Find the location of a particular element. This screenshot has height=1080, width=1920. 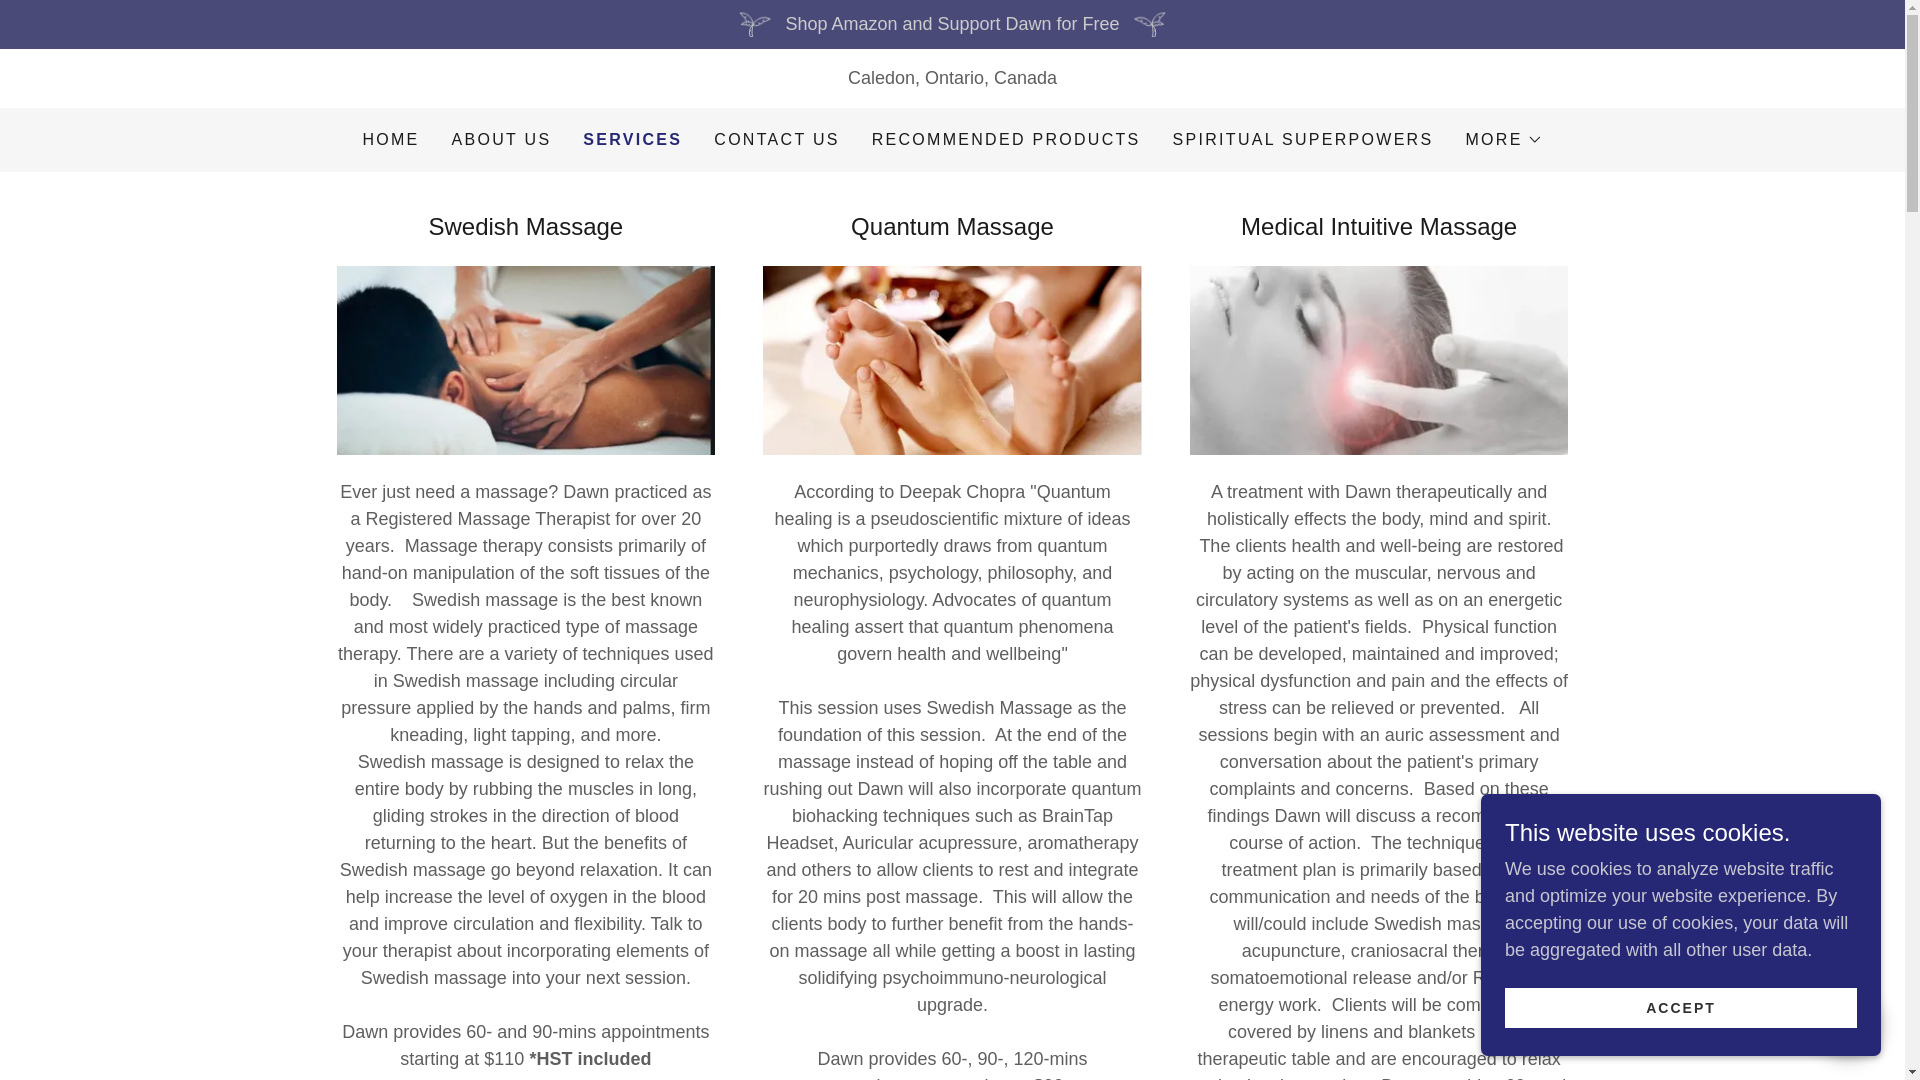

'Shop Amazon and Support Dawn for Free' is located at coordinates (951, 24).